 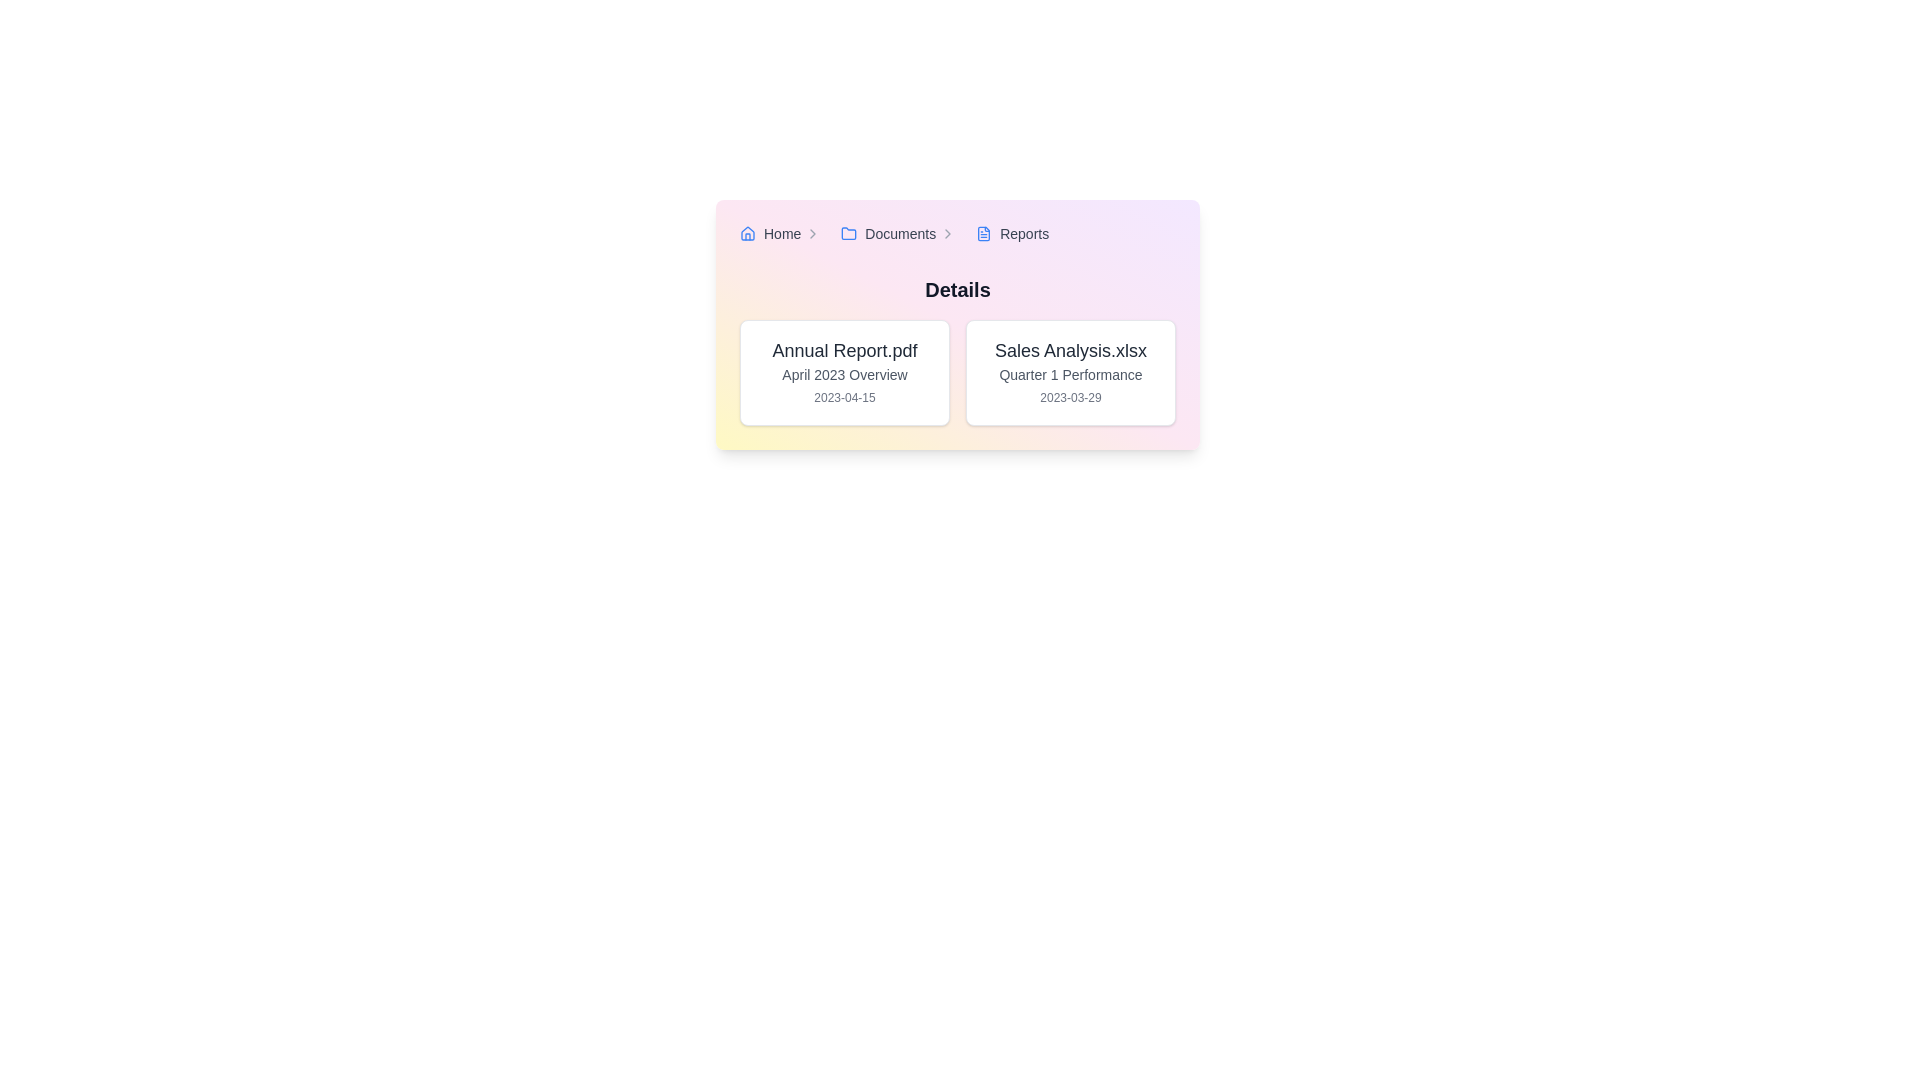 I want to click on the breadcrumb item labeled 'Reports', so click(x=1012, y=233).